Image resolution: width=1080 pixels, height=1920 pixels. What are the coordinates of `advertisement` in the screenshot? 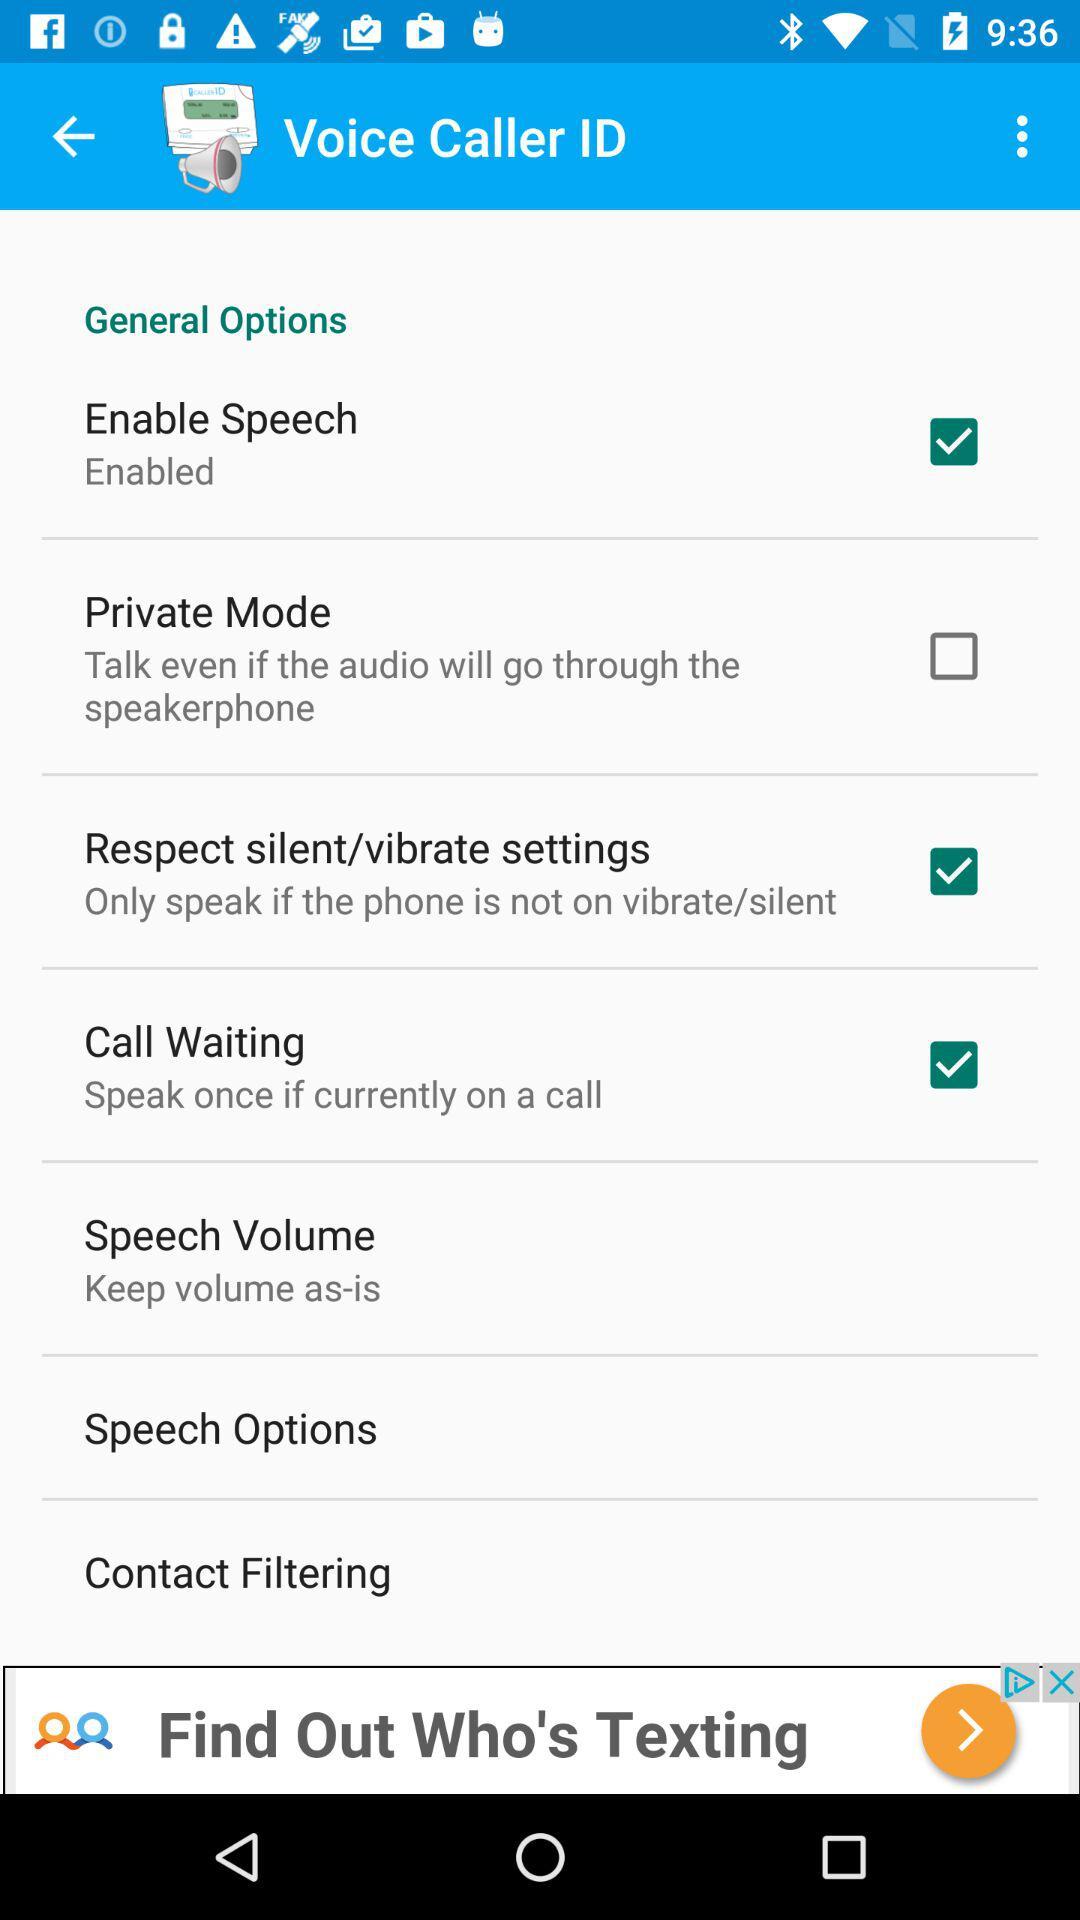 It's located at (540, 1727).